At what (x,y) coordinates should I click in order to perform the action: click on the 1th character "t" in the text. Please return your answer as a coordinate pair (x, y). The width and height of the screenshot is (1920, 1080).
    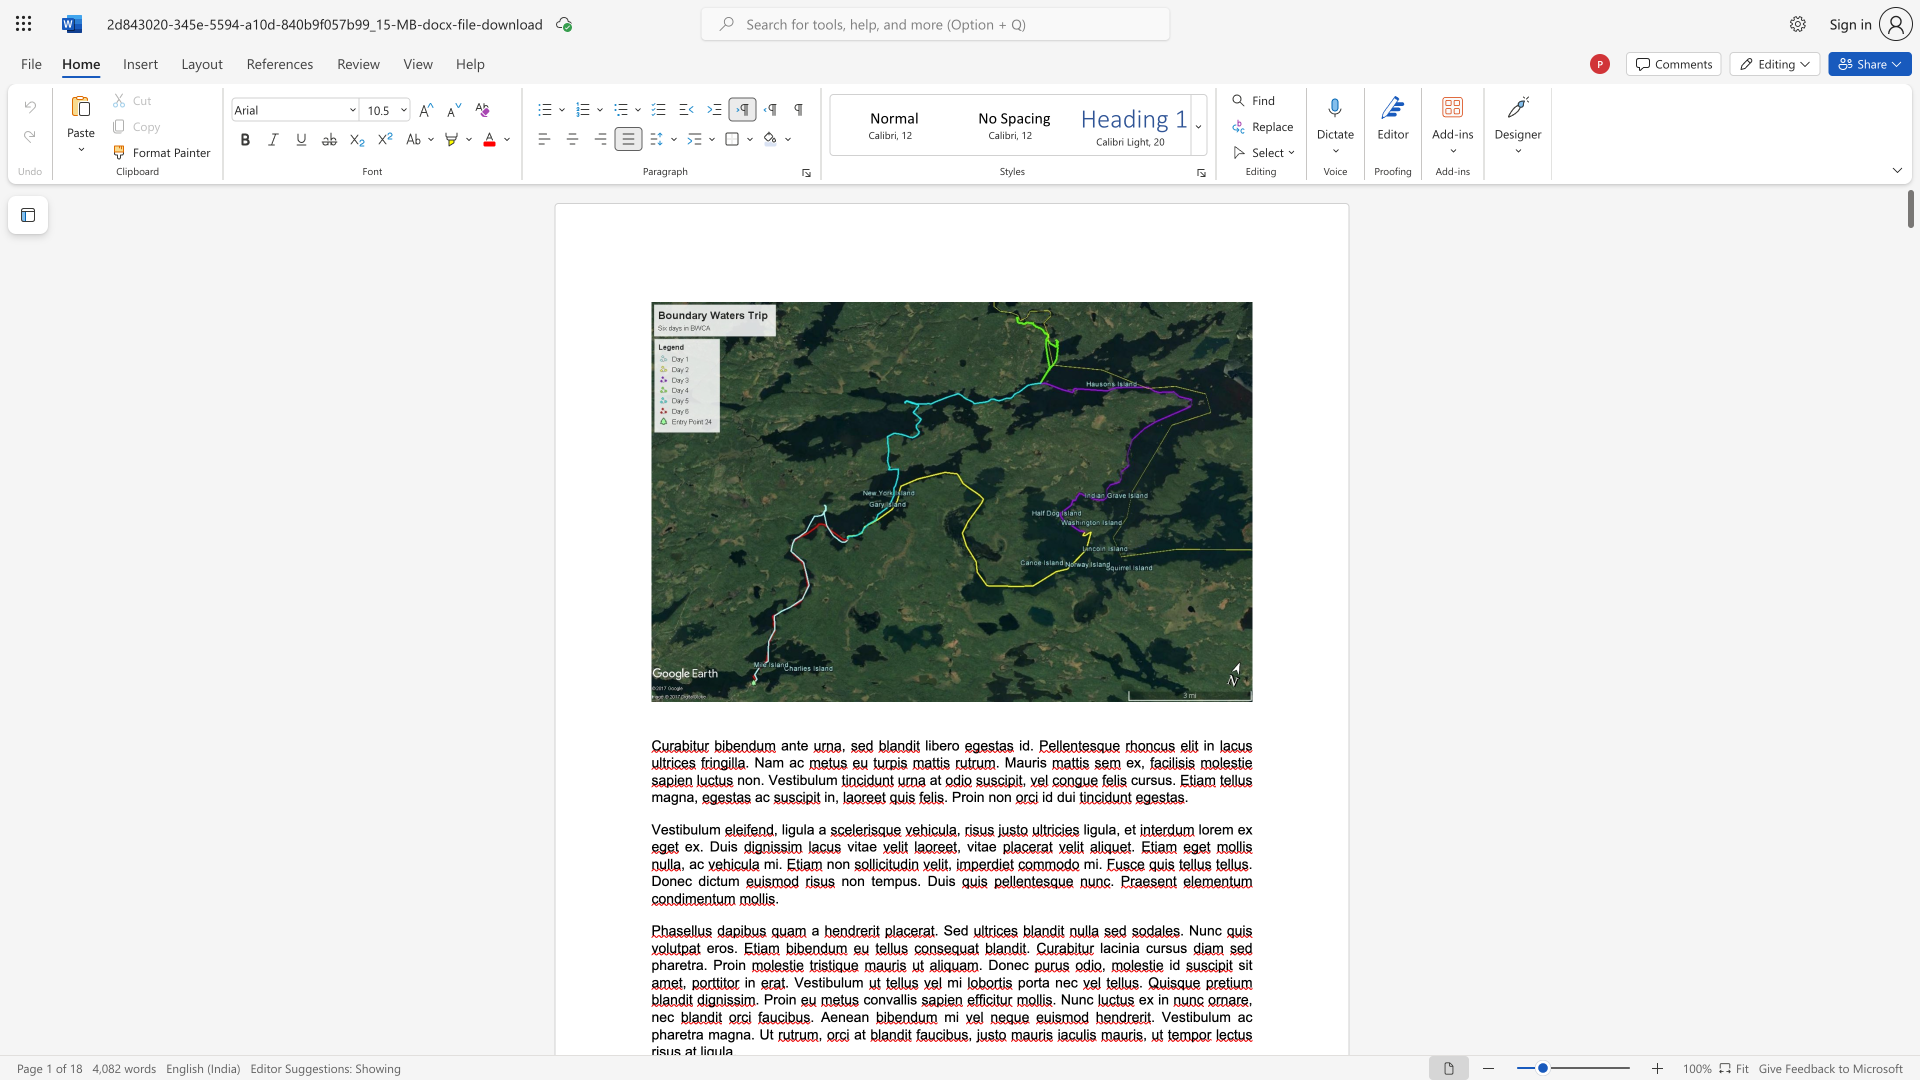
    Looking at the image, I should click on (1040, 981).